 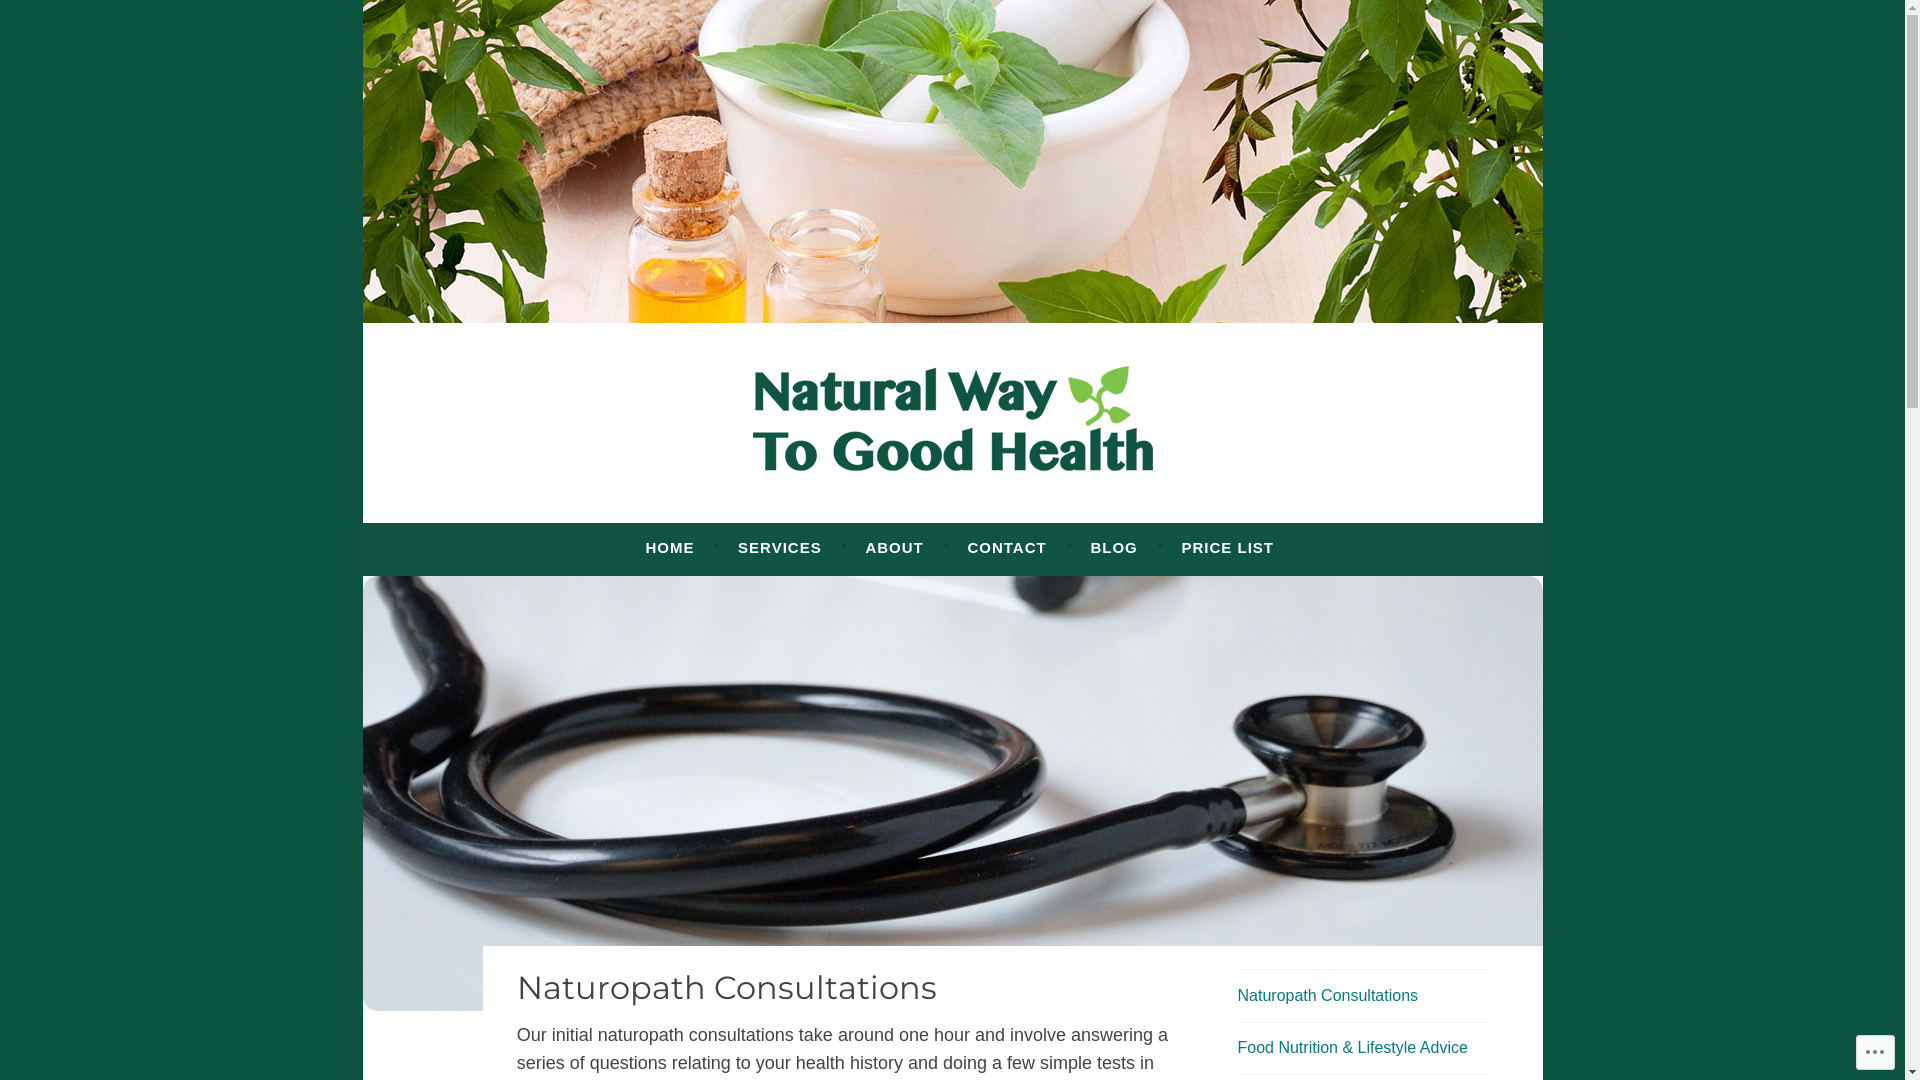 What do you see at coordinates (1353, 1046) in the screenshot?
I see `'Food Nutrition & Lifestyle Advice'` at bounding box center [1353, 1046].